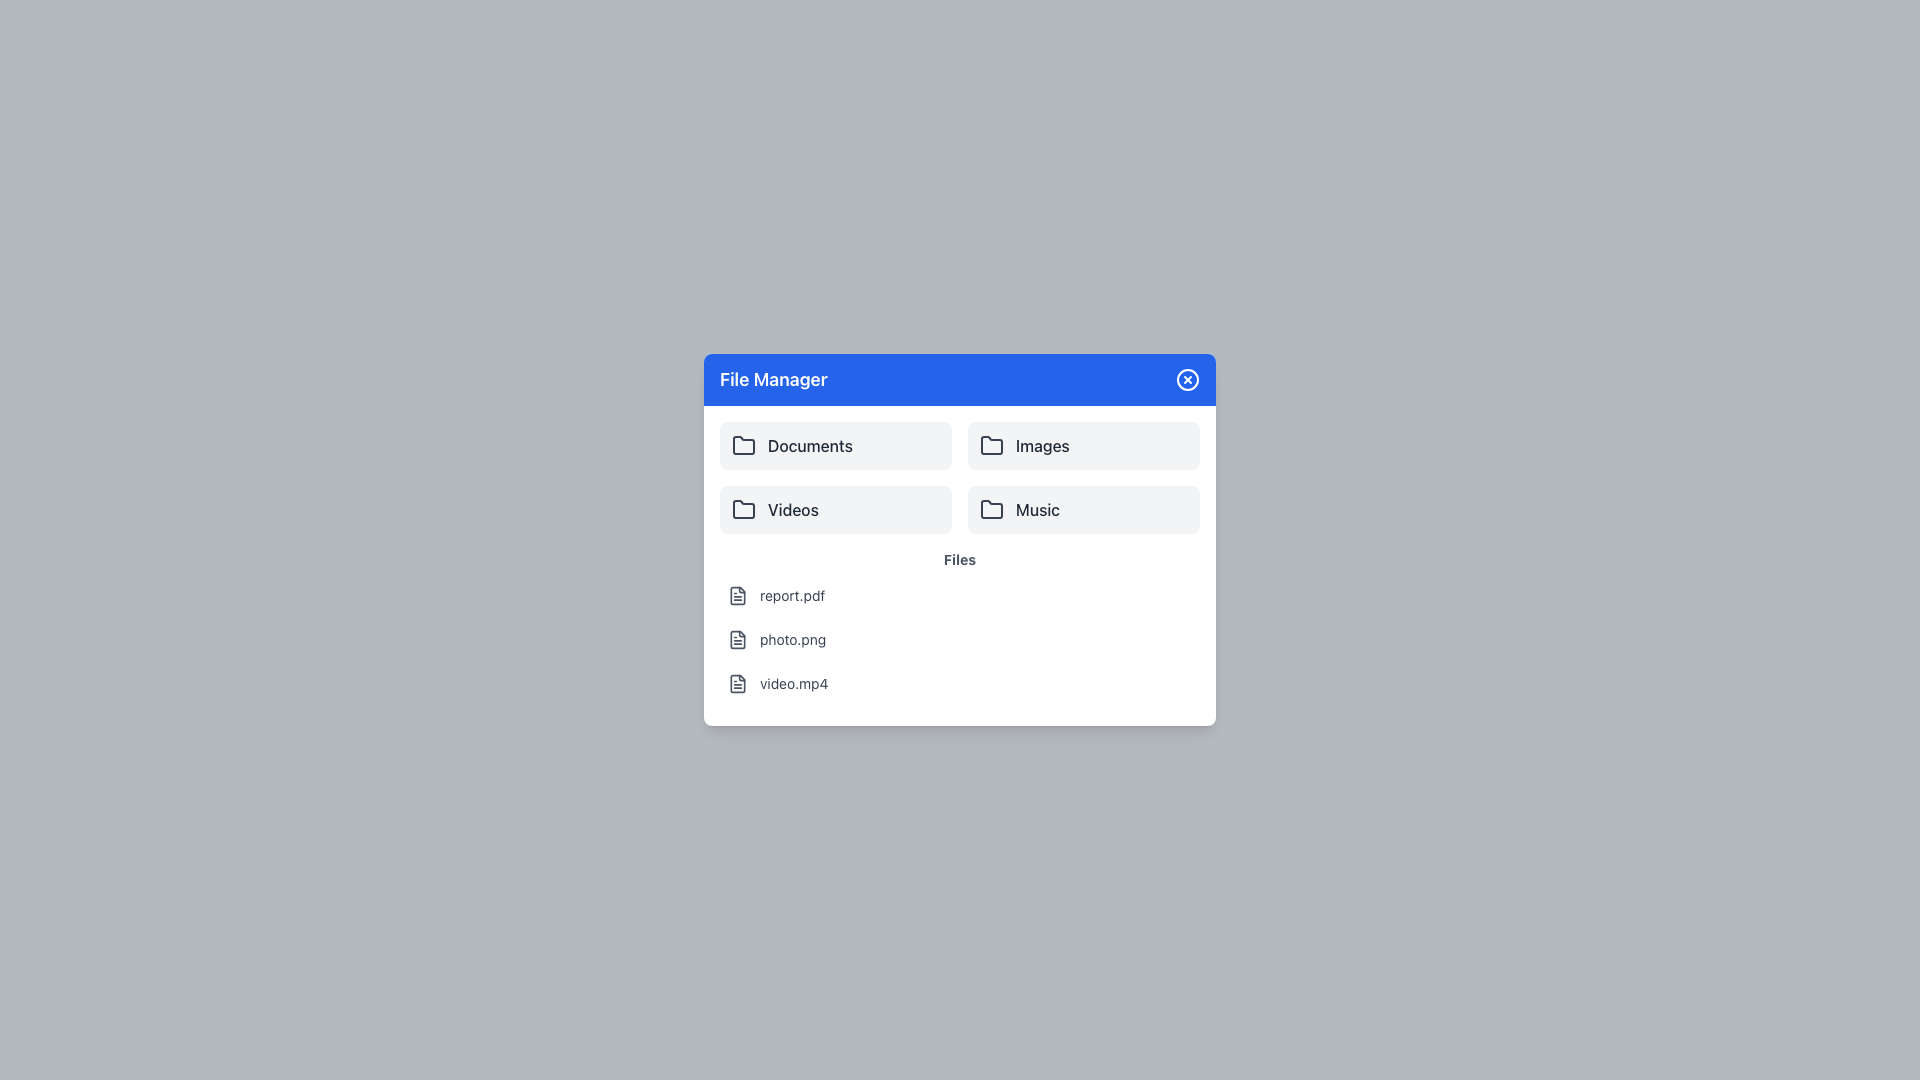  What do you see at coordinates (1188, 380) in the screenshot?
I see `the close button located on the right side of the blue header bar, adjacent to the text 'File Manager'` at bounding box center [1188, 380].